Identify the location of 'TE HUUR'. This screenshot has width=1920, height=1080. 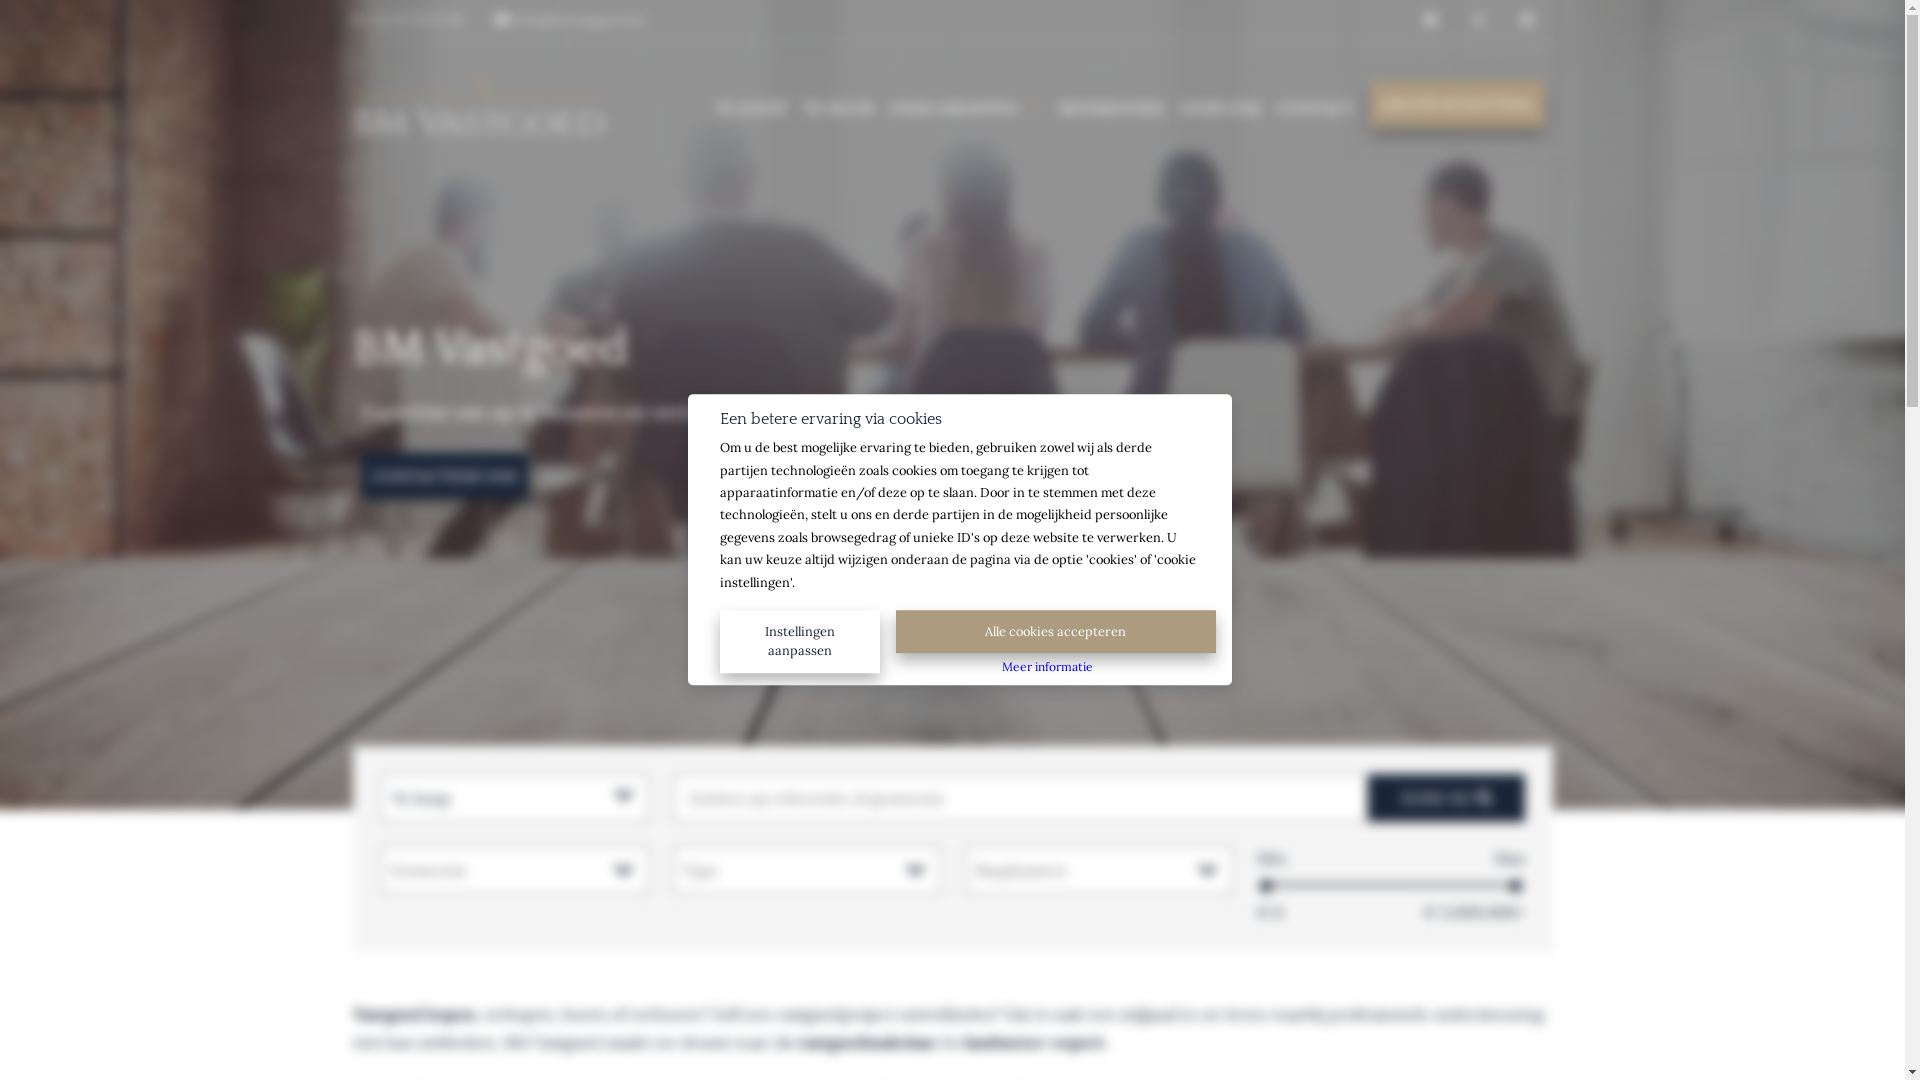
(794, 105).